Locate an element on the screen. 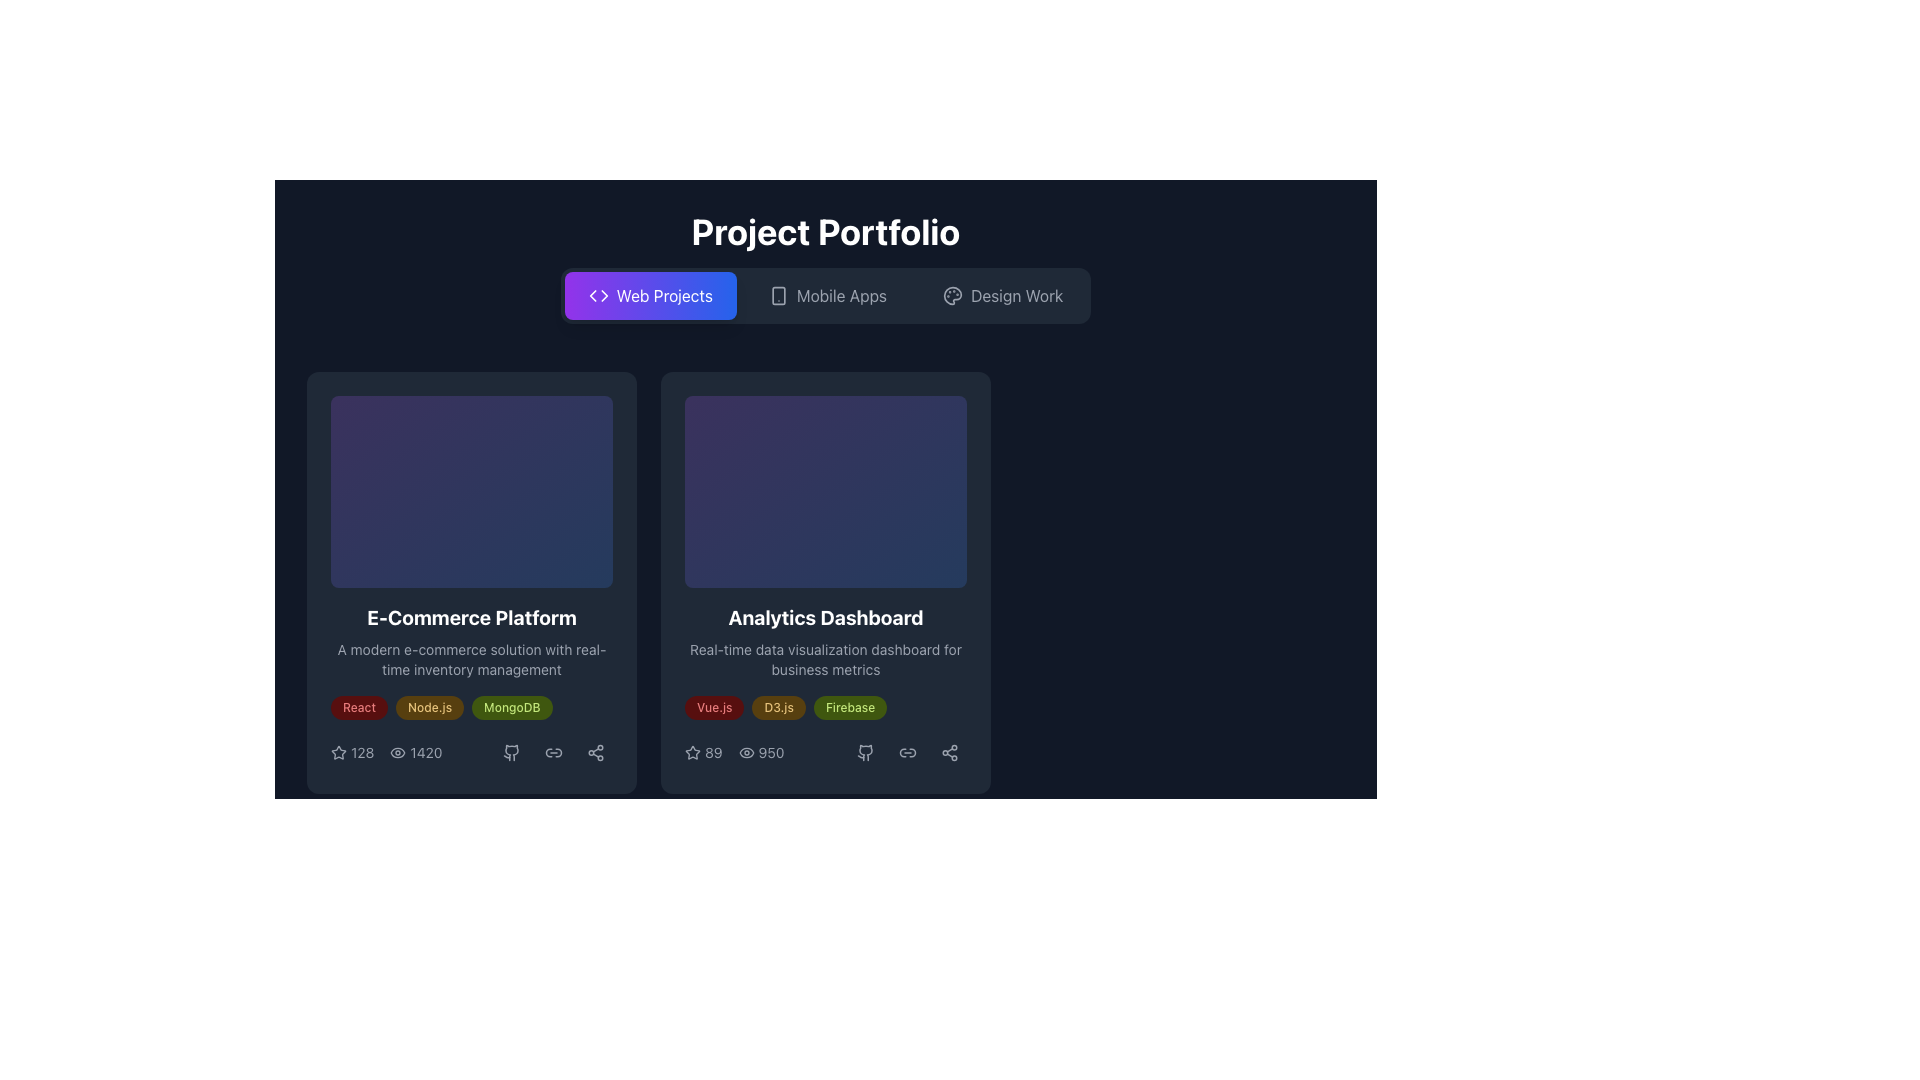 This screenshot has width=1920, height=1080. the static text label that serves as the title of the project in the second card under the 'Web Projects' tab, located in the second column of the top row is located at coordinates (825, 616).